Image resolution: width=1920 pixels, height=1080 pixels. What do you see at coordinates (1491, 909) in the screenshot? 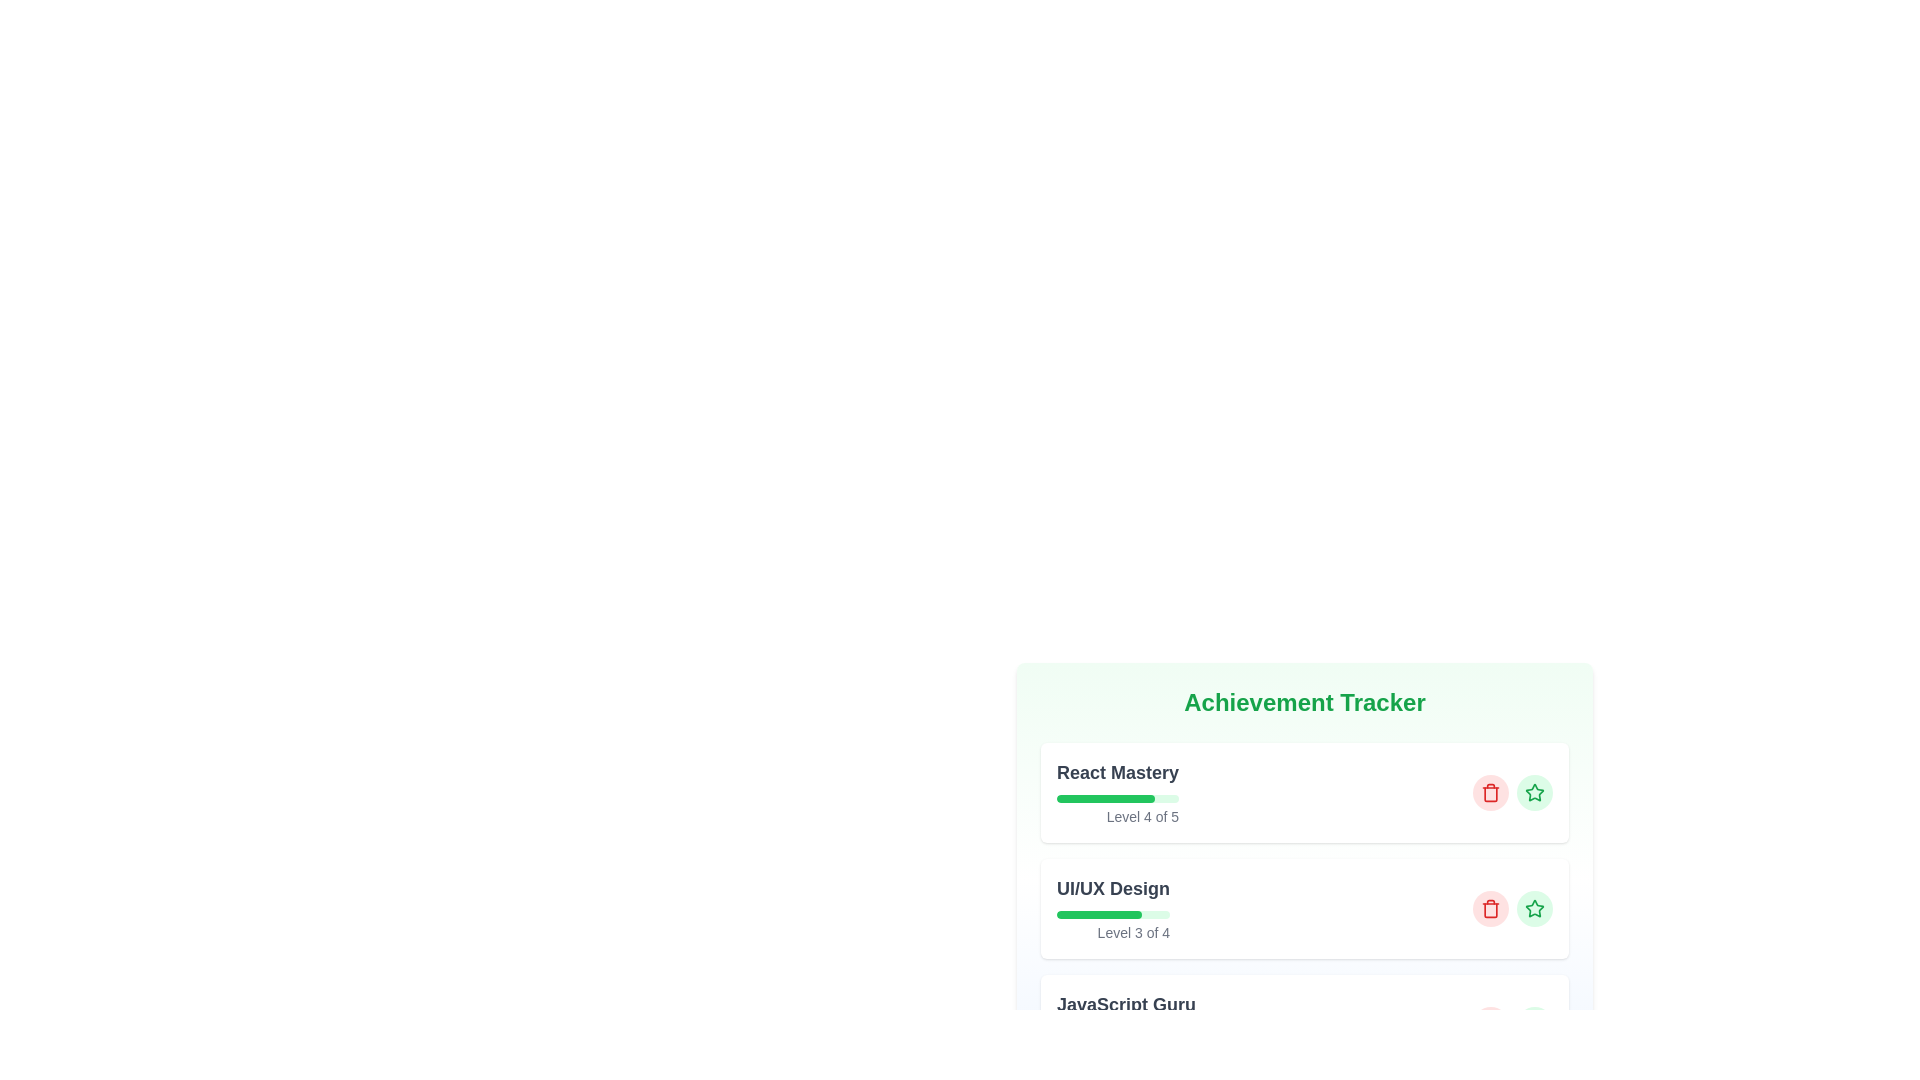
I see `the red trash bin icon button` at bounding box center [1491, 909].